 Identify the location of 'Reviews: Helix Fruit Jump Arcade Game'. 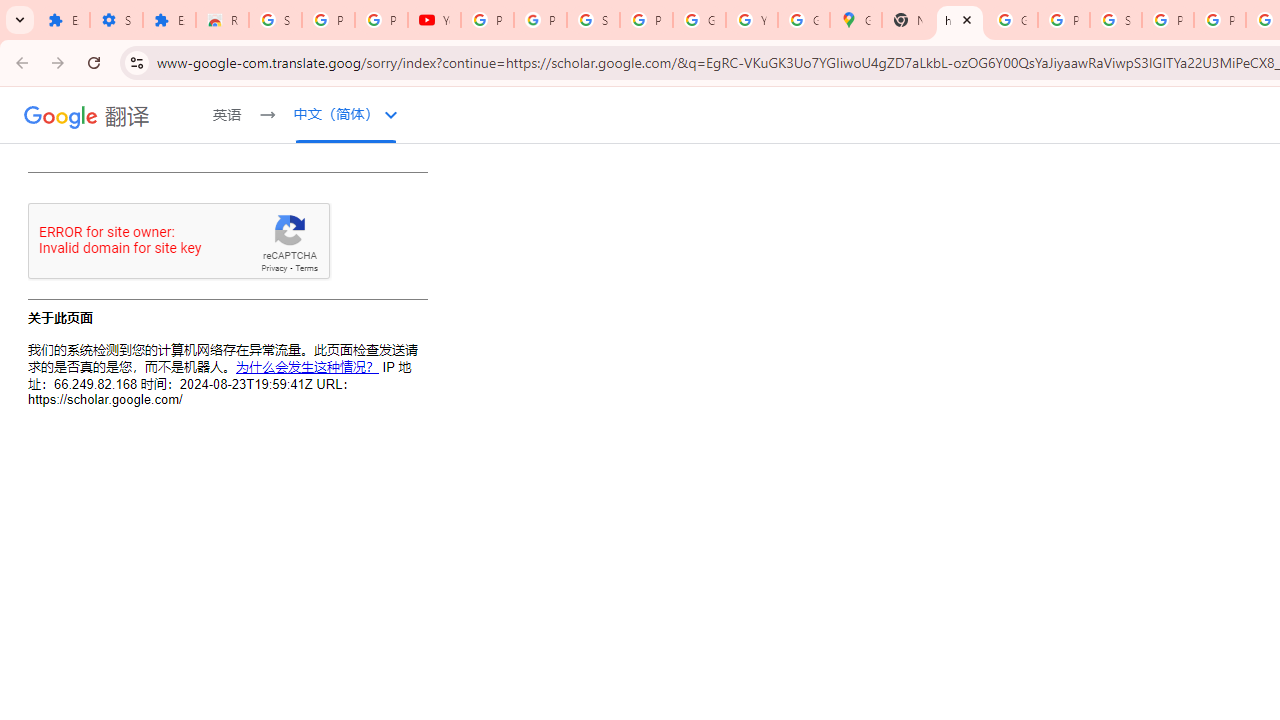
(222, 20).